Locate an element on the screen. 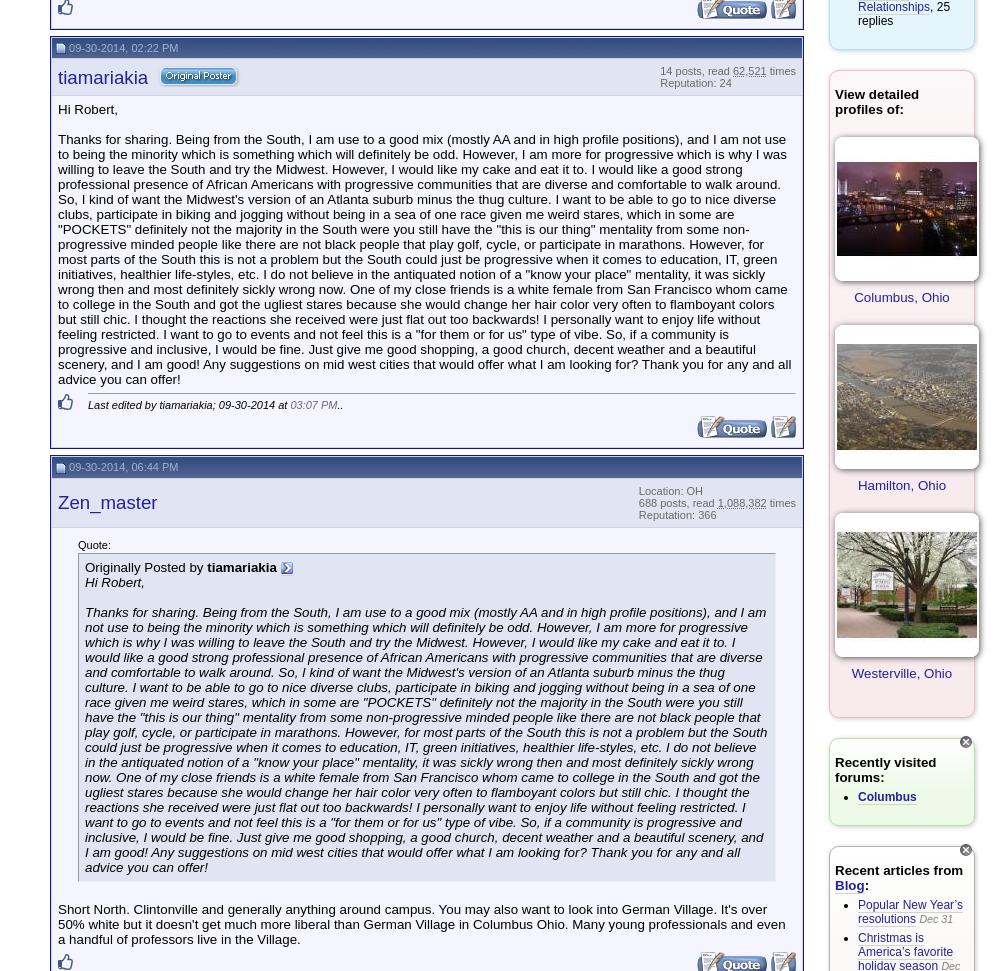 The height and width of the screenshot is (971, 1000). '03:07 PM' is located at coordinates (290, 404).